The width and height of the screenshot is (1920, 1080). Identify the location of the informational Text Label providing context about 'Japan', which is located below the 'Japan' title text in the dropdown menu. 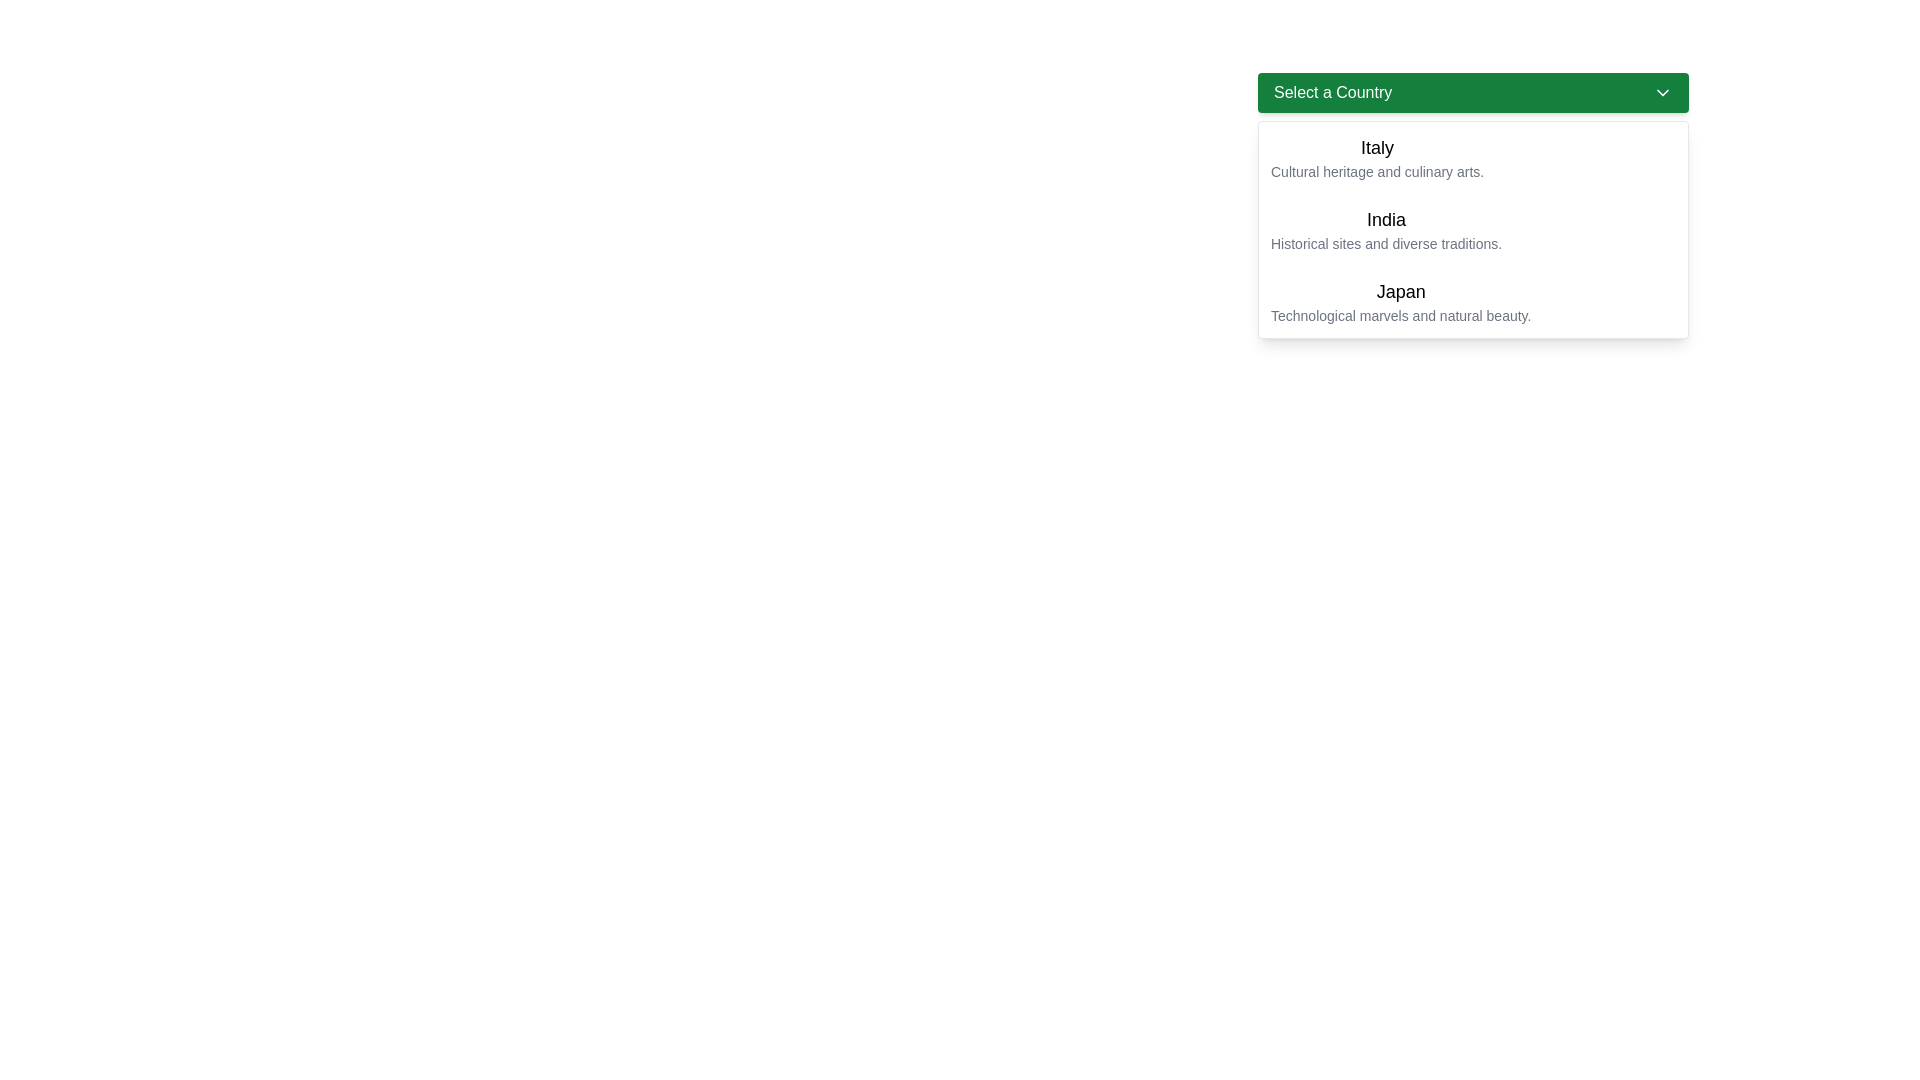
(1400, 315).